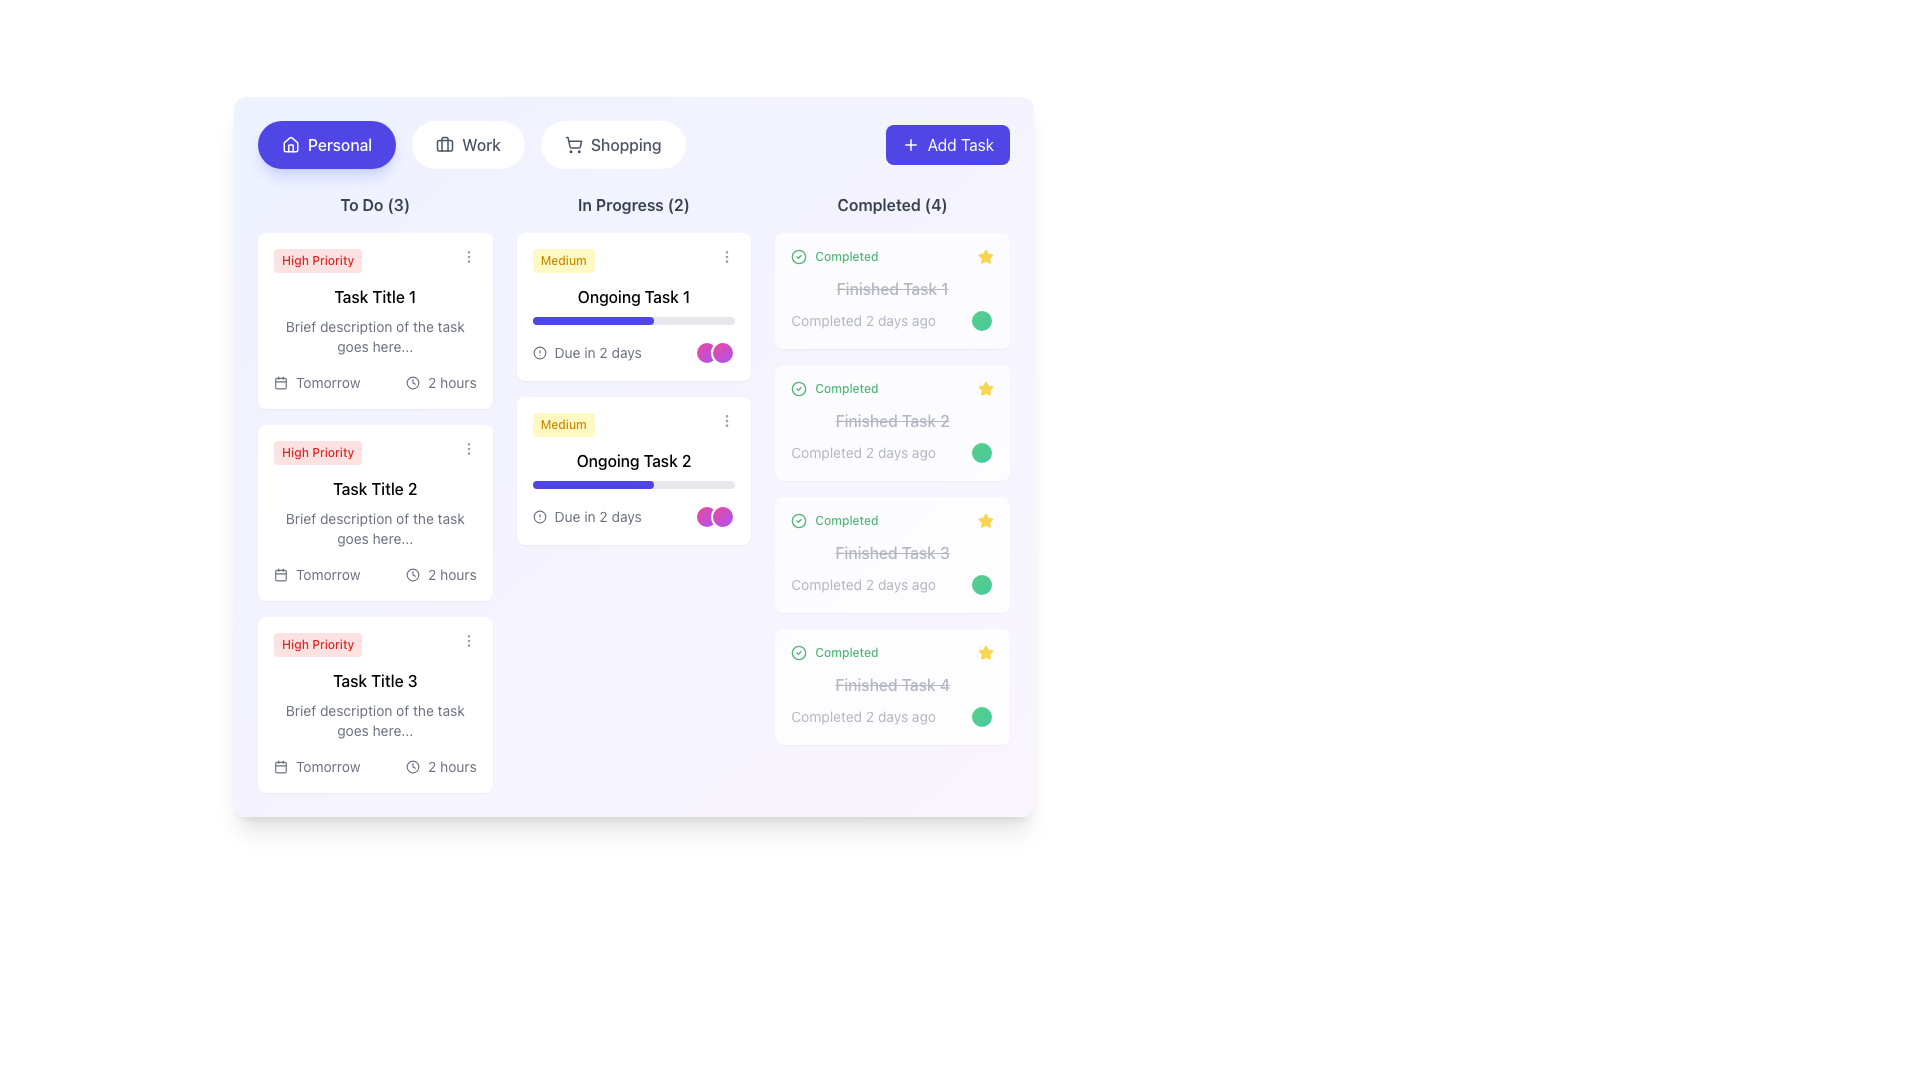 The image size is (1920, 1080). Describe the element at coordinates (722, 515) in the screenshot. I see `the decorative or interactive circular icon located at the bottom-right corner of the 'Ongoing Task 2' card` at that location.